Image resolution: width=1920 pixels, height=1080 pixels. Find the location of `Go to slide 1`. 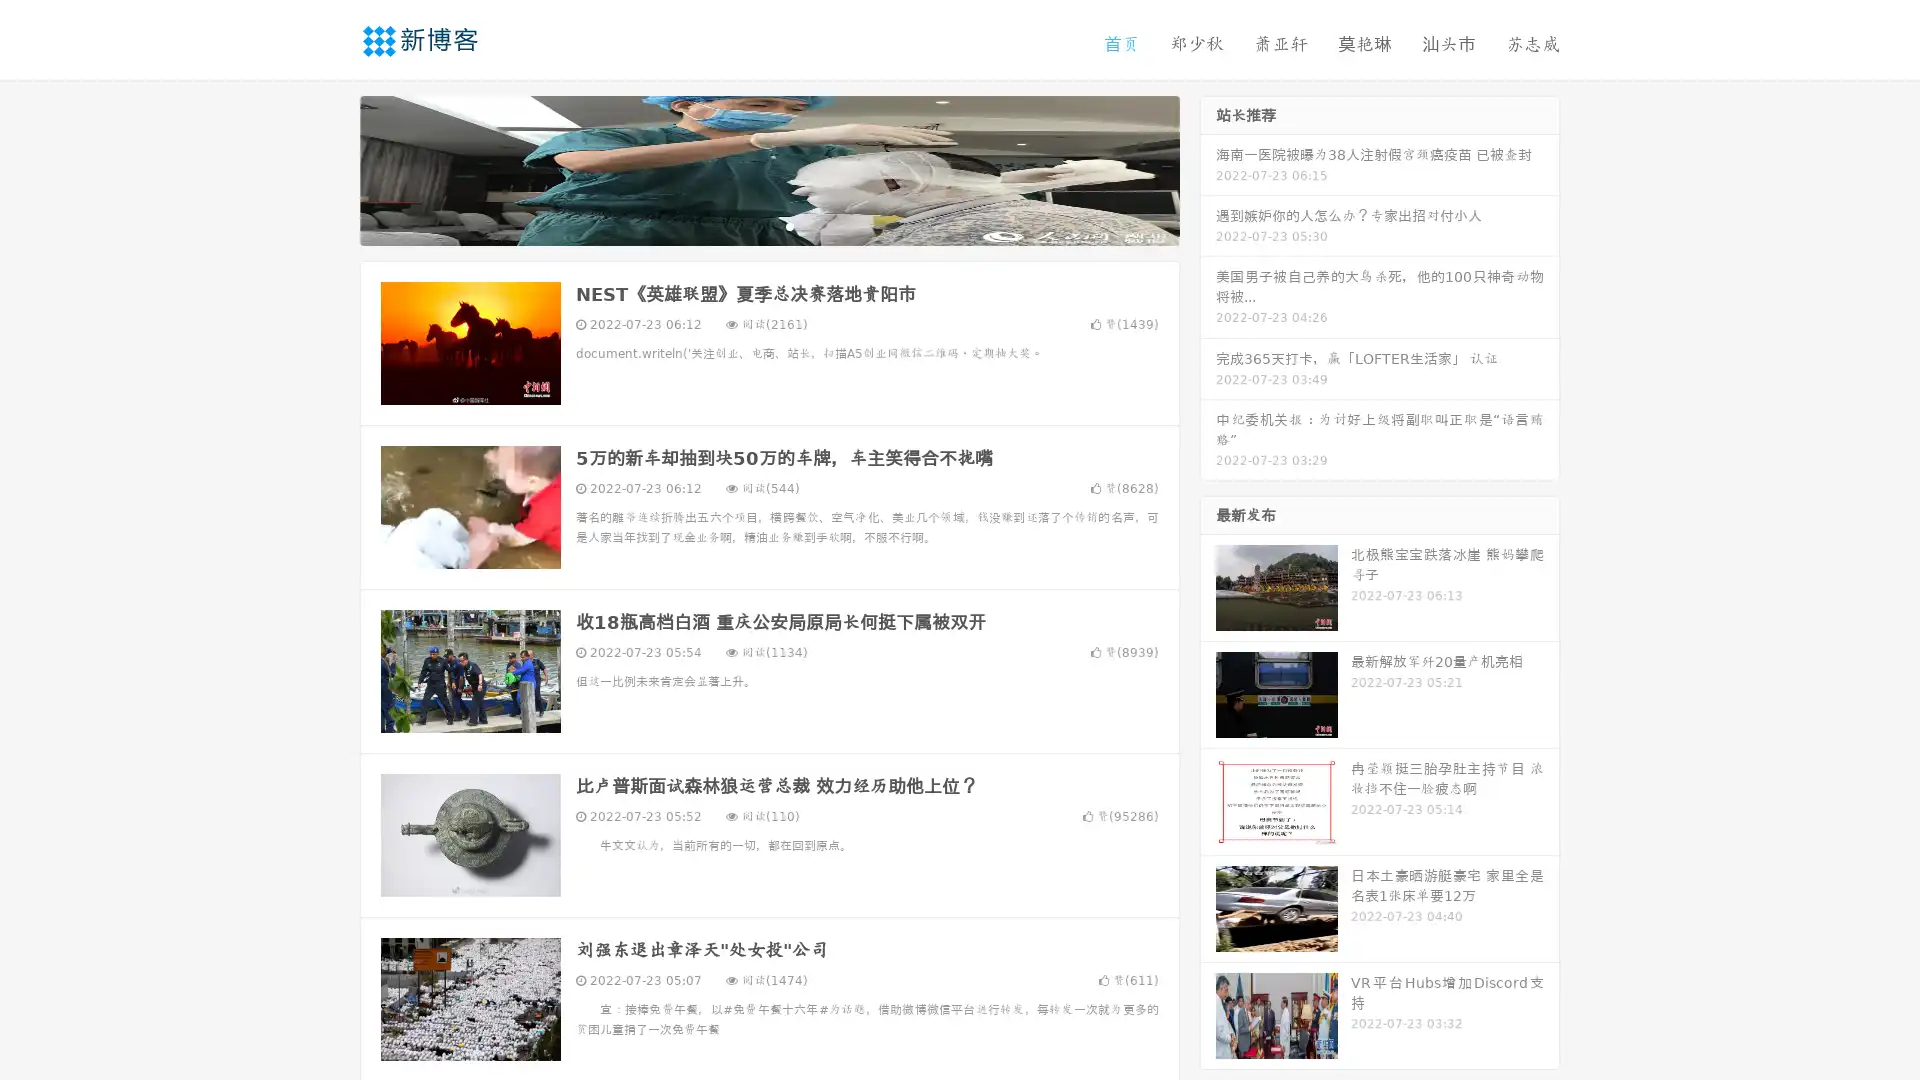

Go to slide 1 is located at coordinates (748, 225).